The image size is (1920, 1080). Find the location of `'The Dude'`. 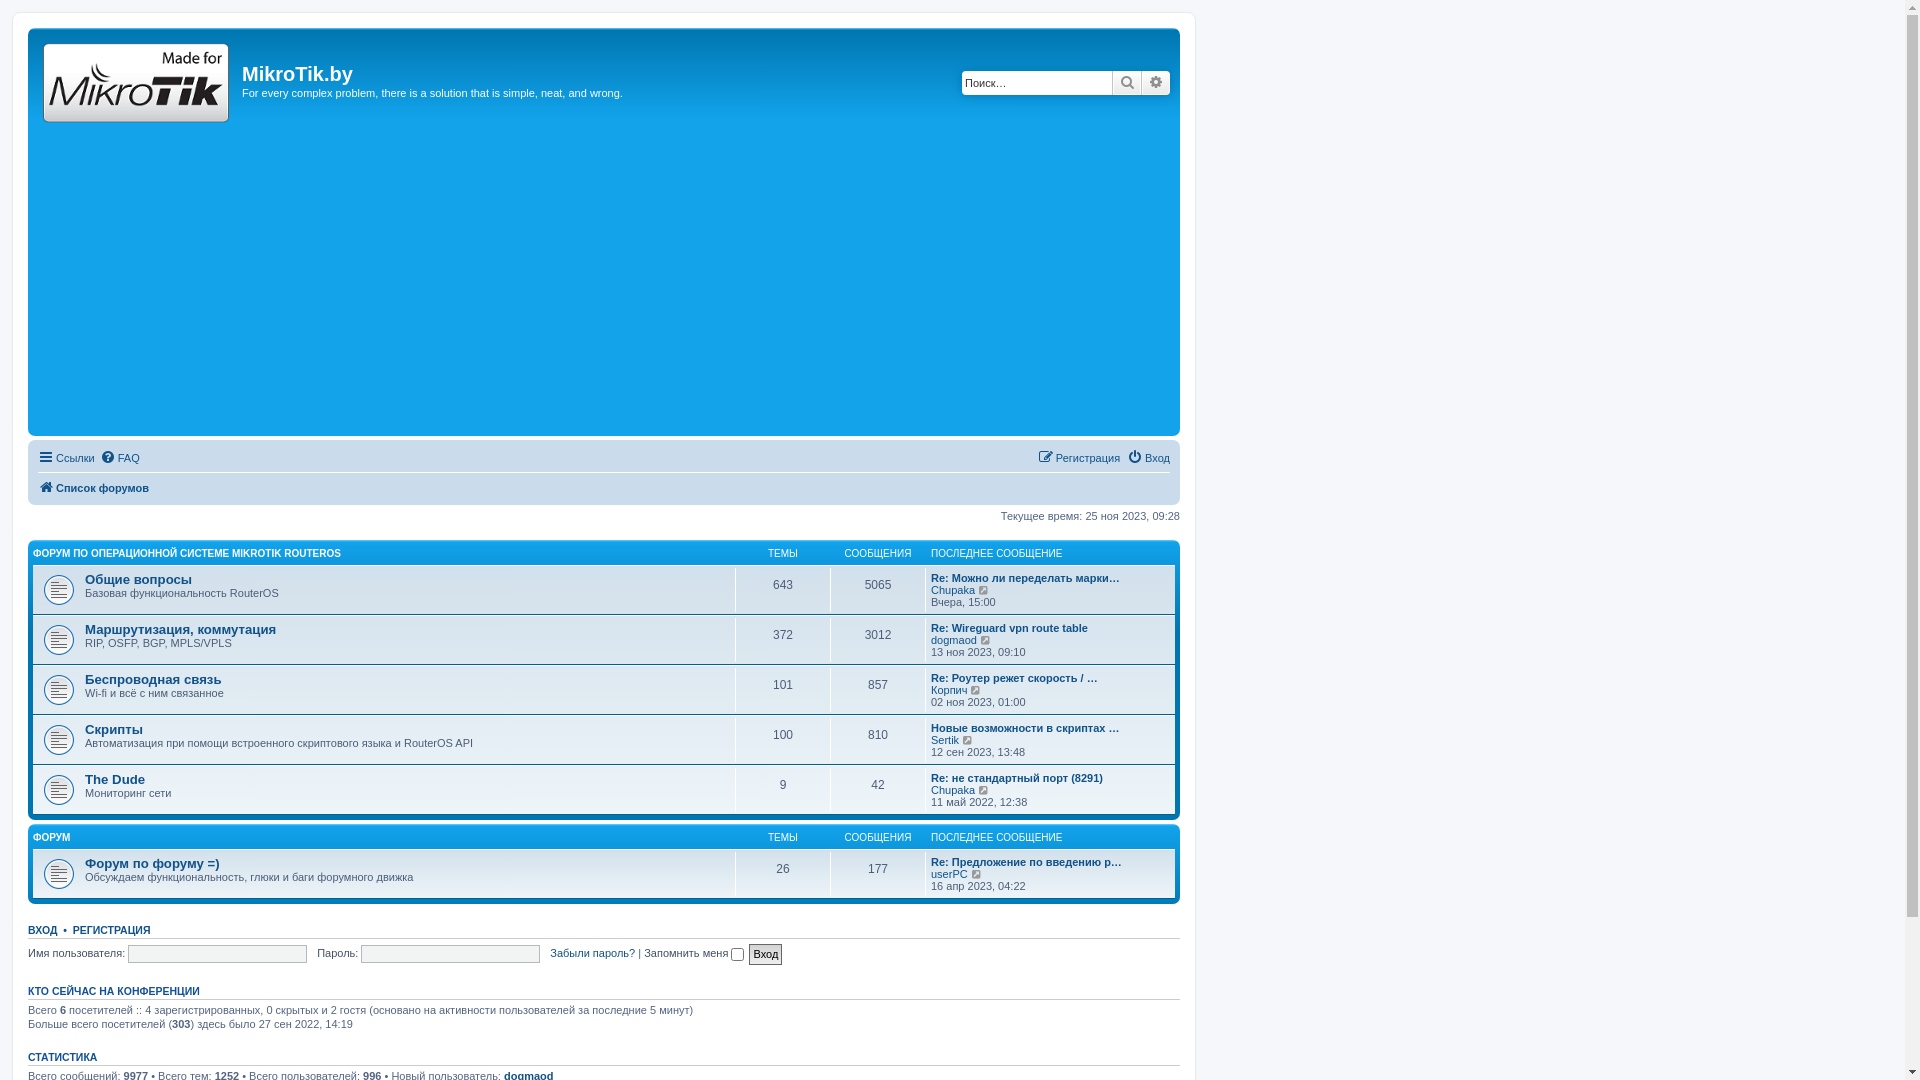

'The Dude' is located at coordinates (114, 778).